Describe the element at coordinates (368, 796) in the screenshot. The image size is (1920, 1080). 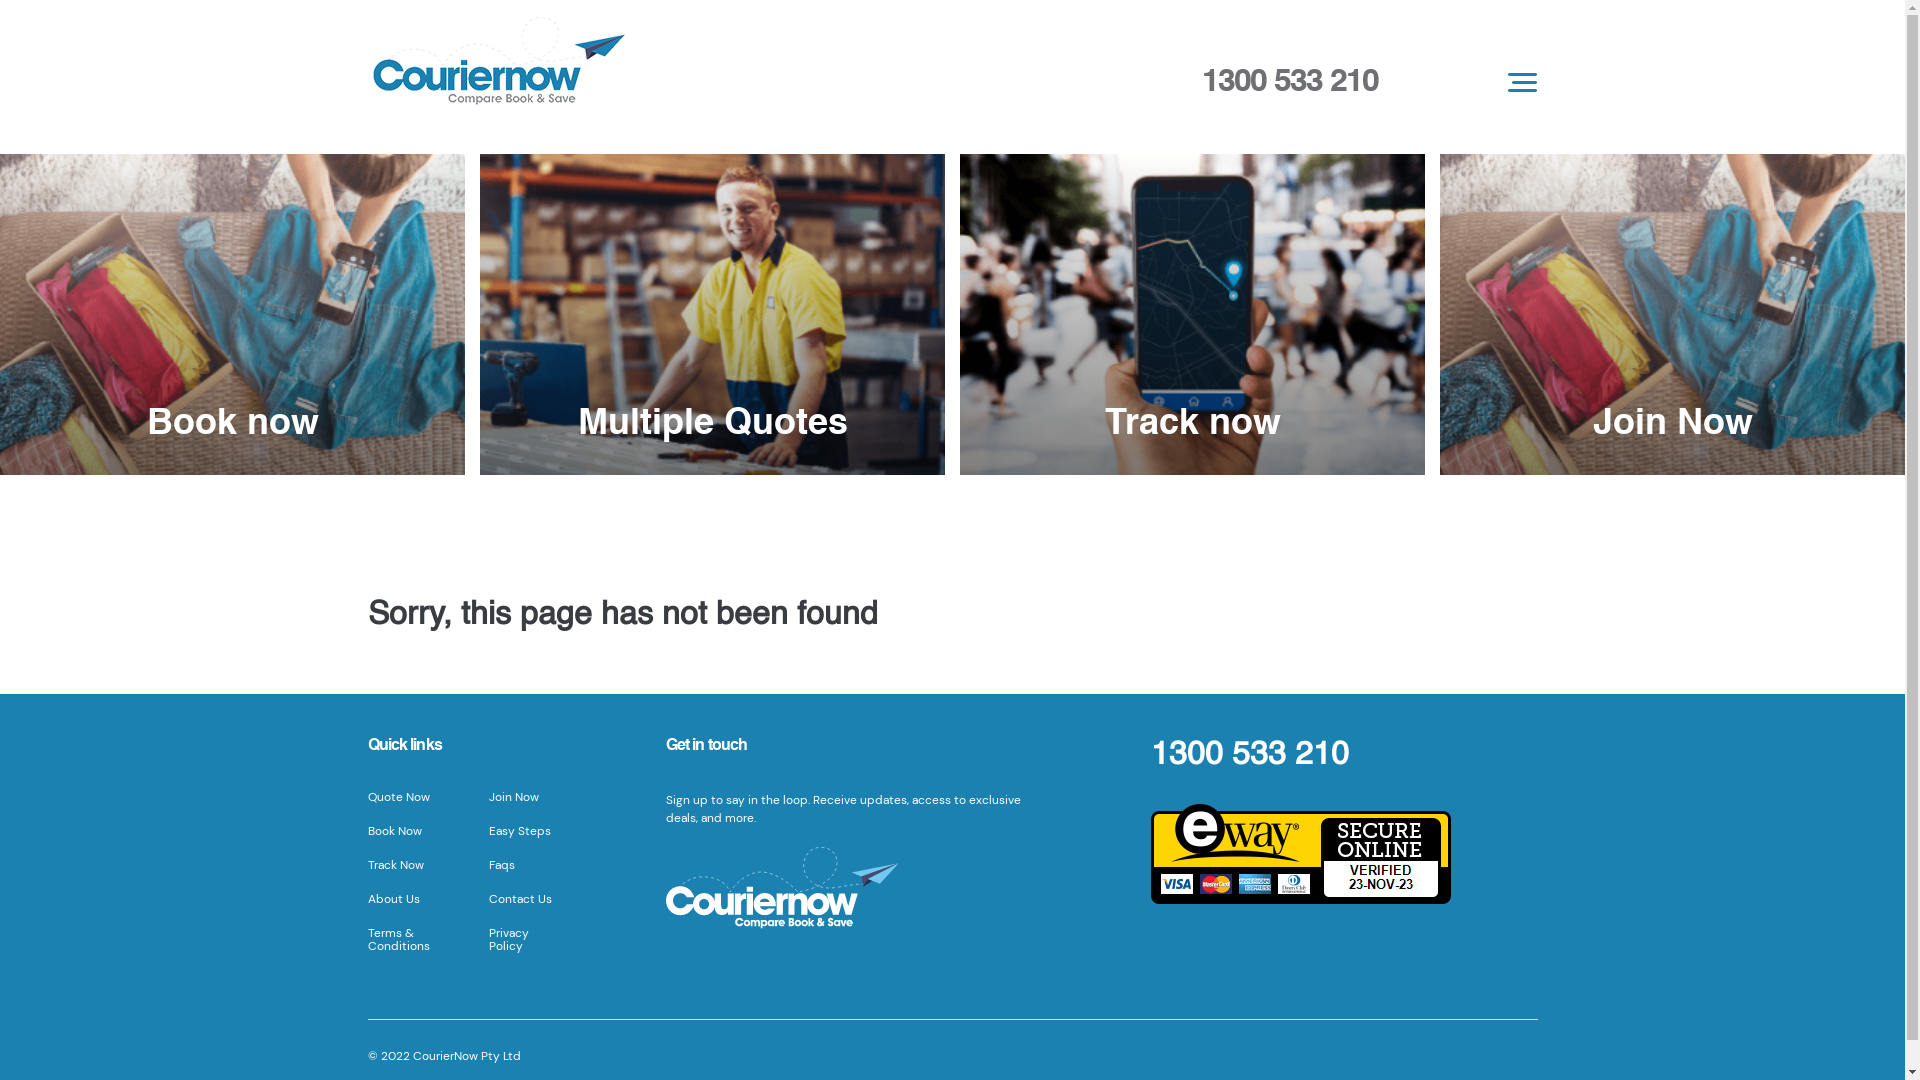
I see `'Quote Now'` at that location.